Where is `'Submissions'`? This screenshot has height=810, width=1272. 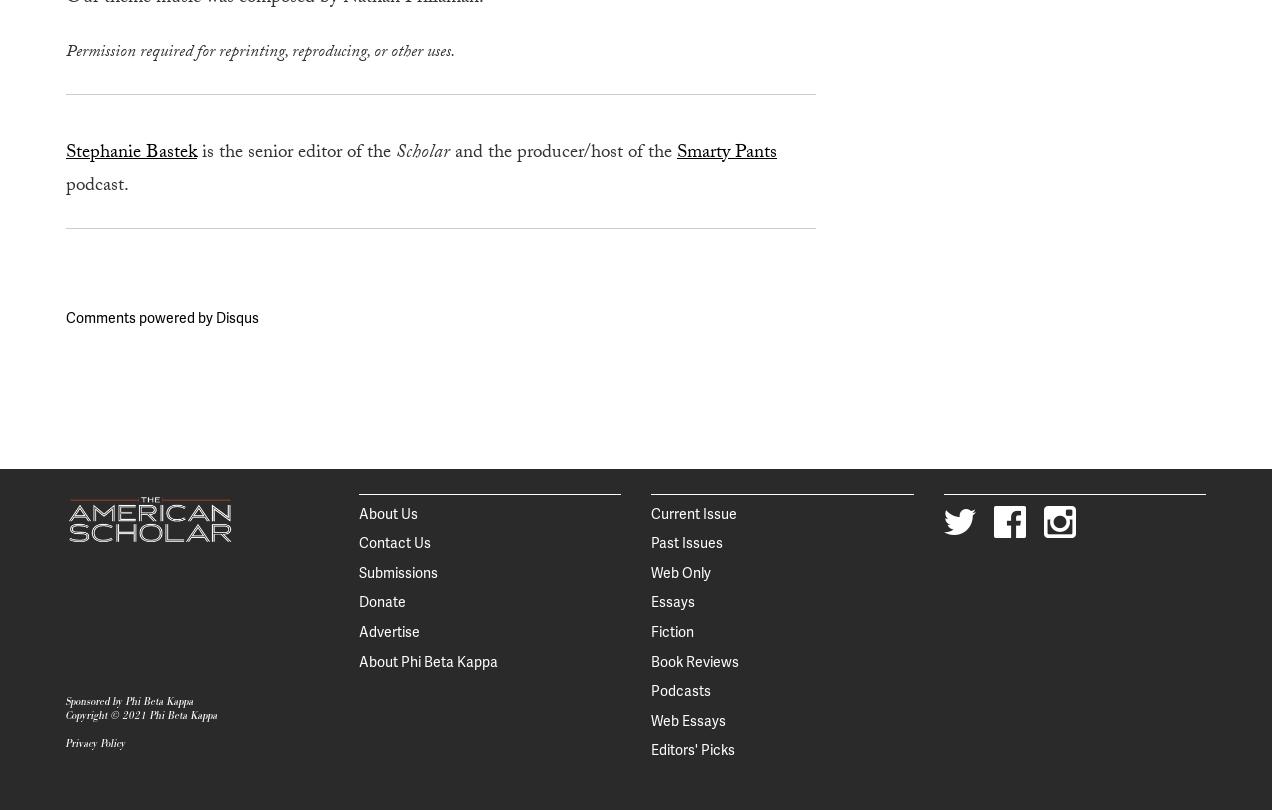
'Submissions' is located at coordinates (356, 572).